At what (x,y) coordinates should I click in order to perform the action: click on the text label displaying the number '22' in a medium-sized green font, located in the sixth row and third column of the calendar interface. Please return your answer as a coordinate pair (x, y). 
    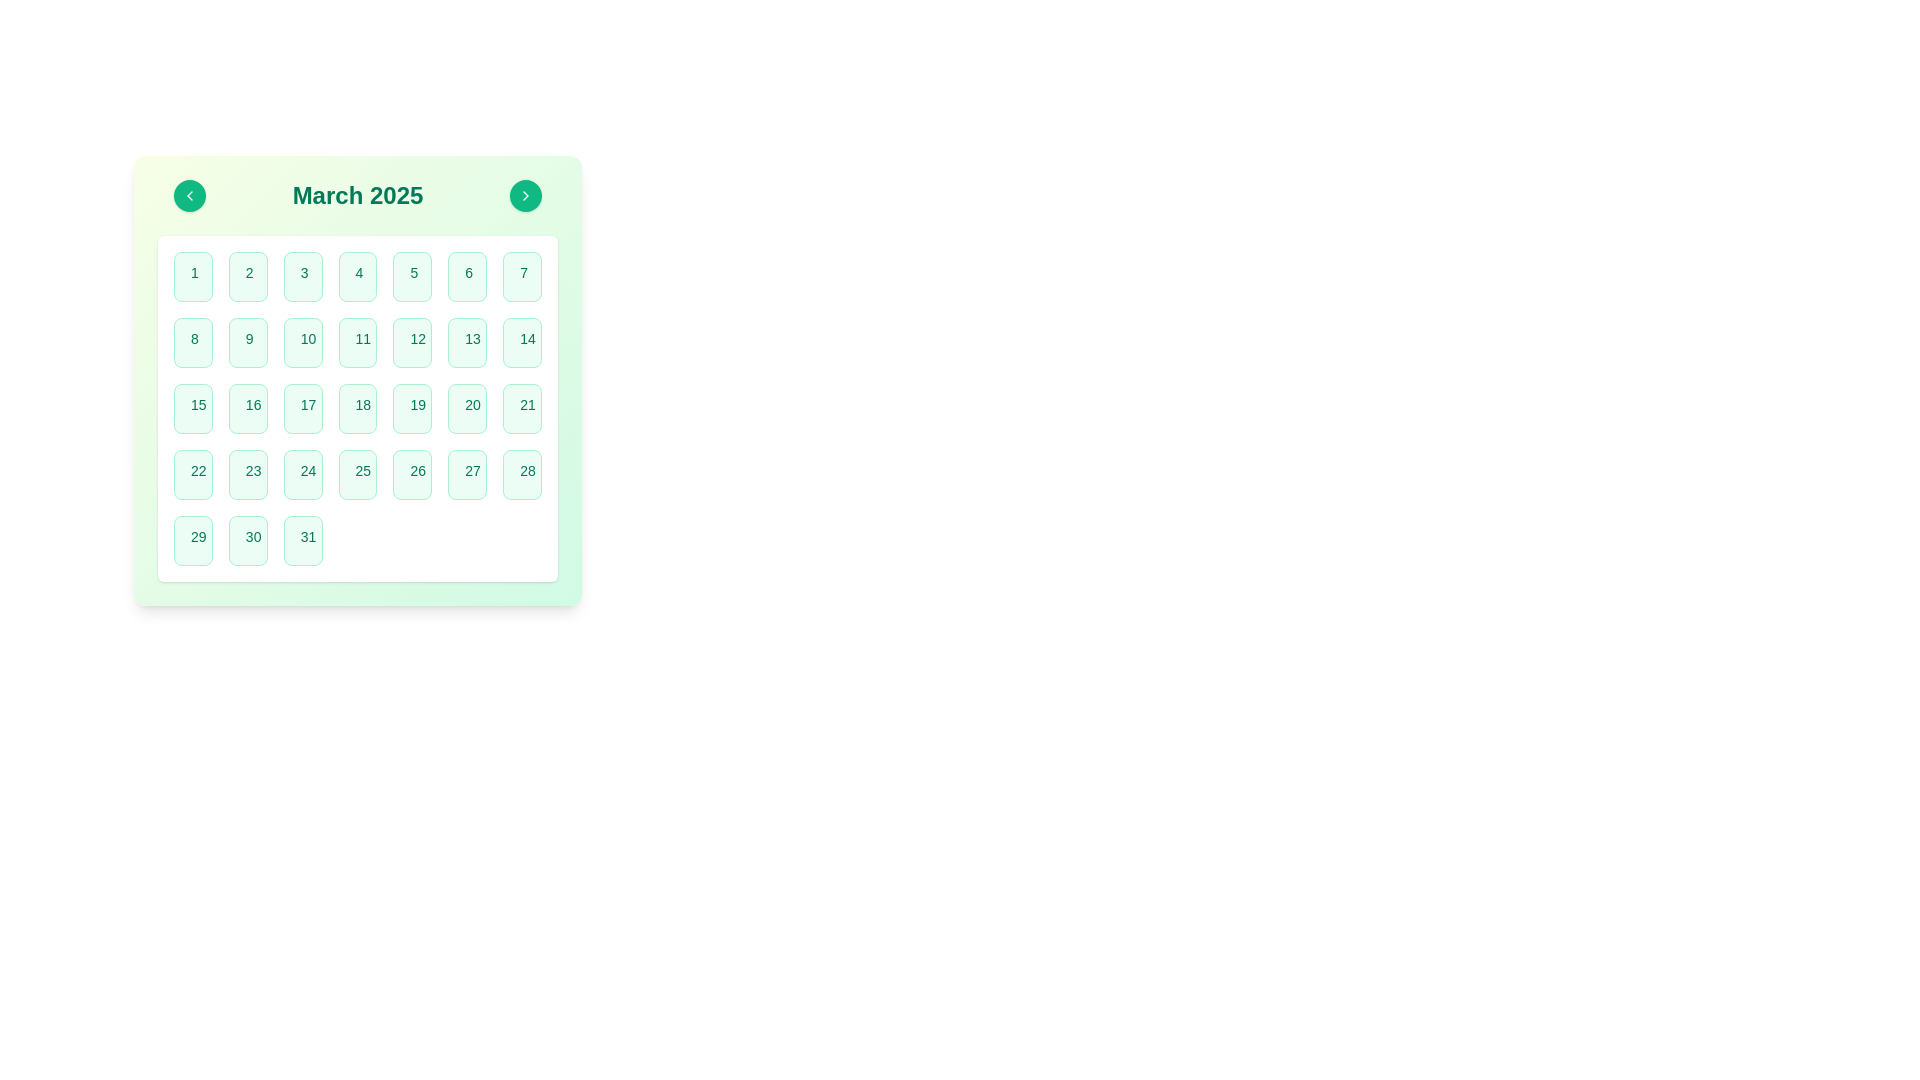
    Looking at the image, I should click on (198, 470).